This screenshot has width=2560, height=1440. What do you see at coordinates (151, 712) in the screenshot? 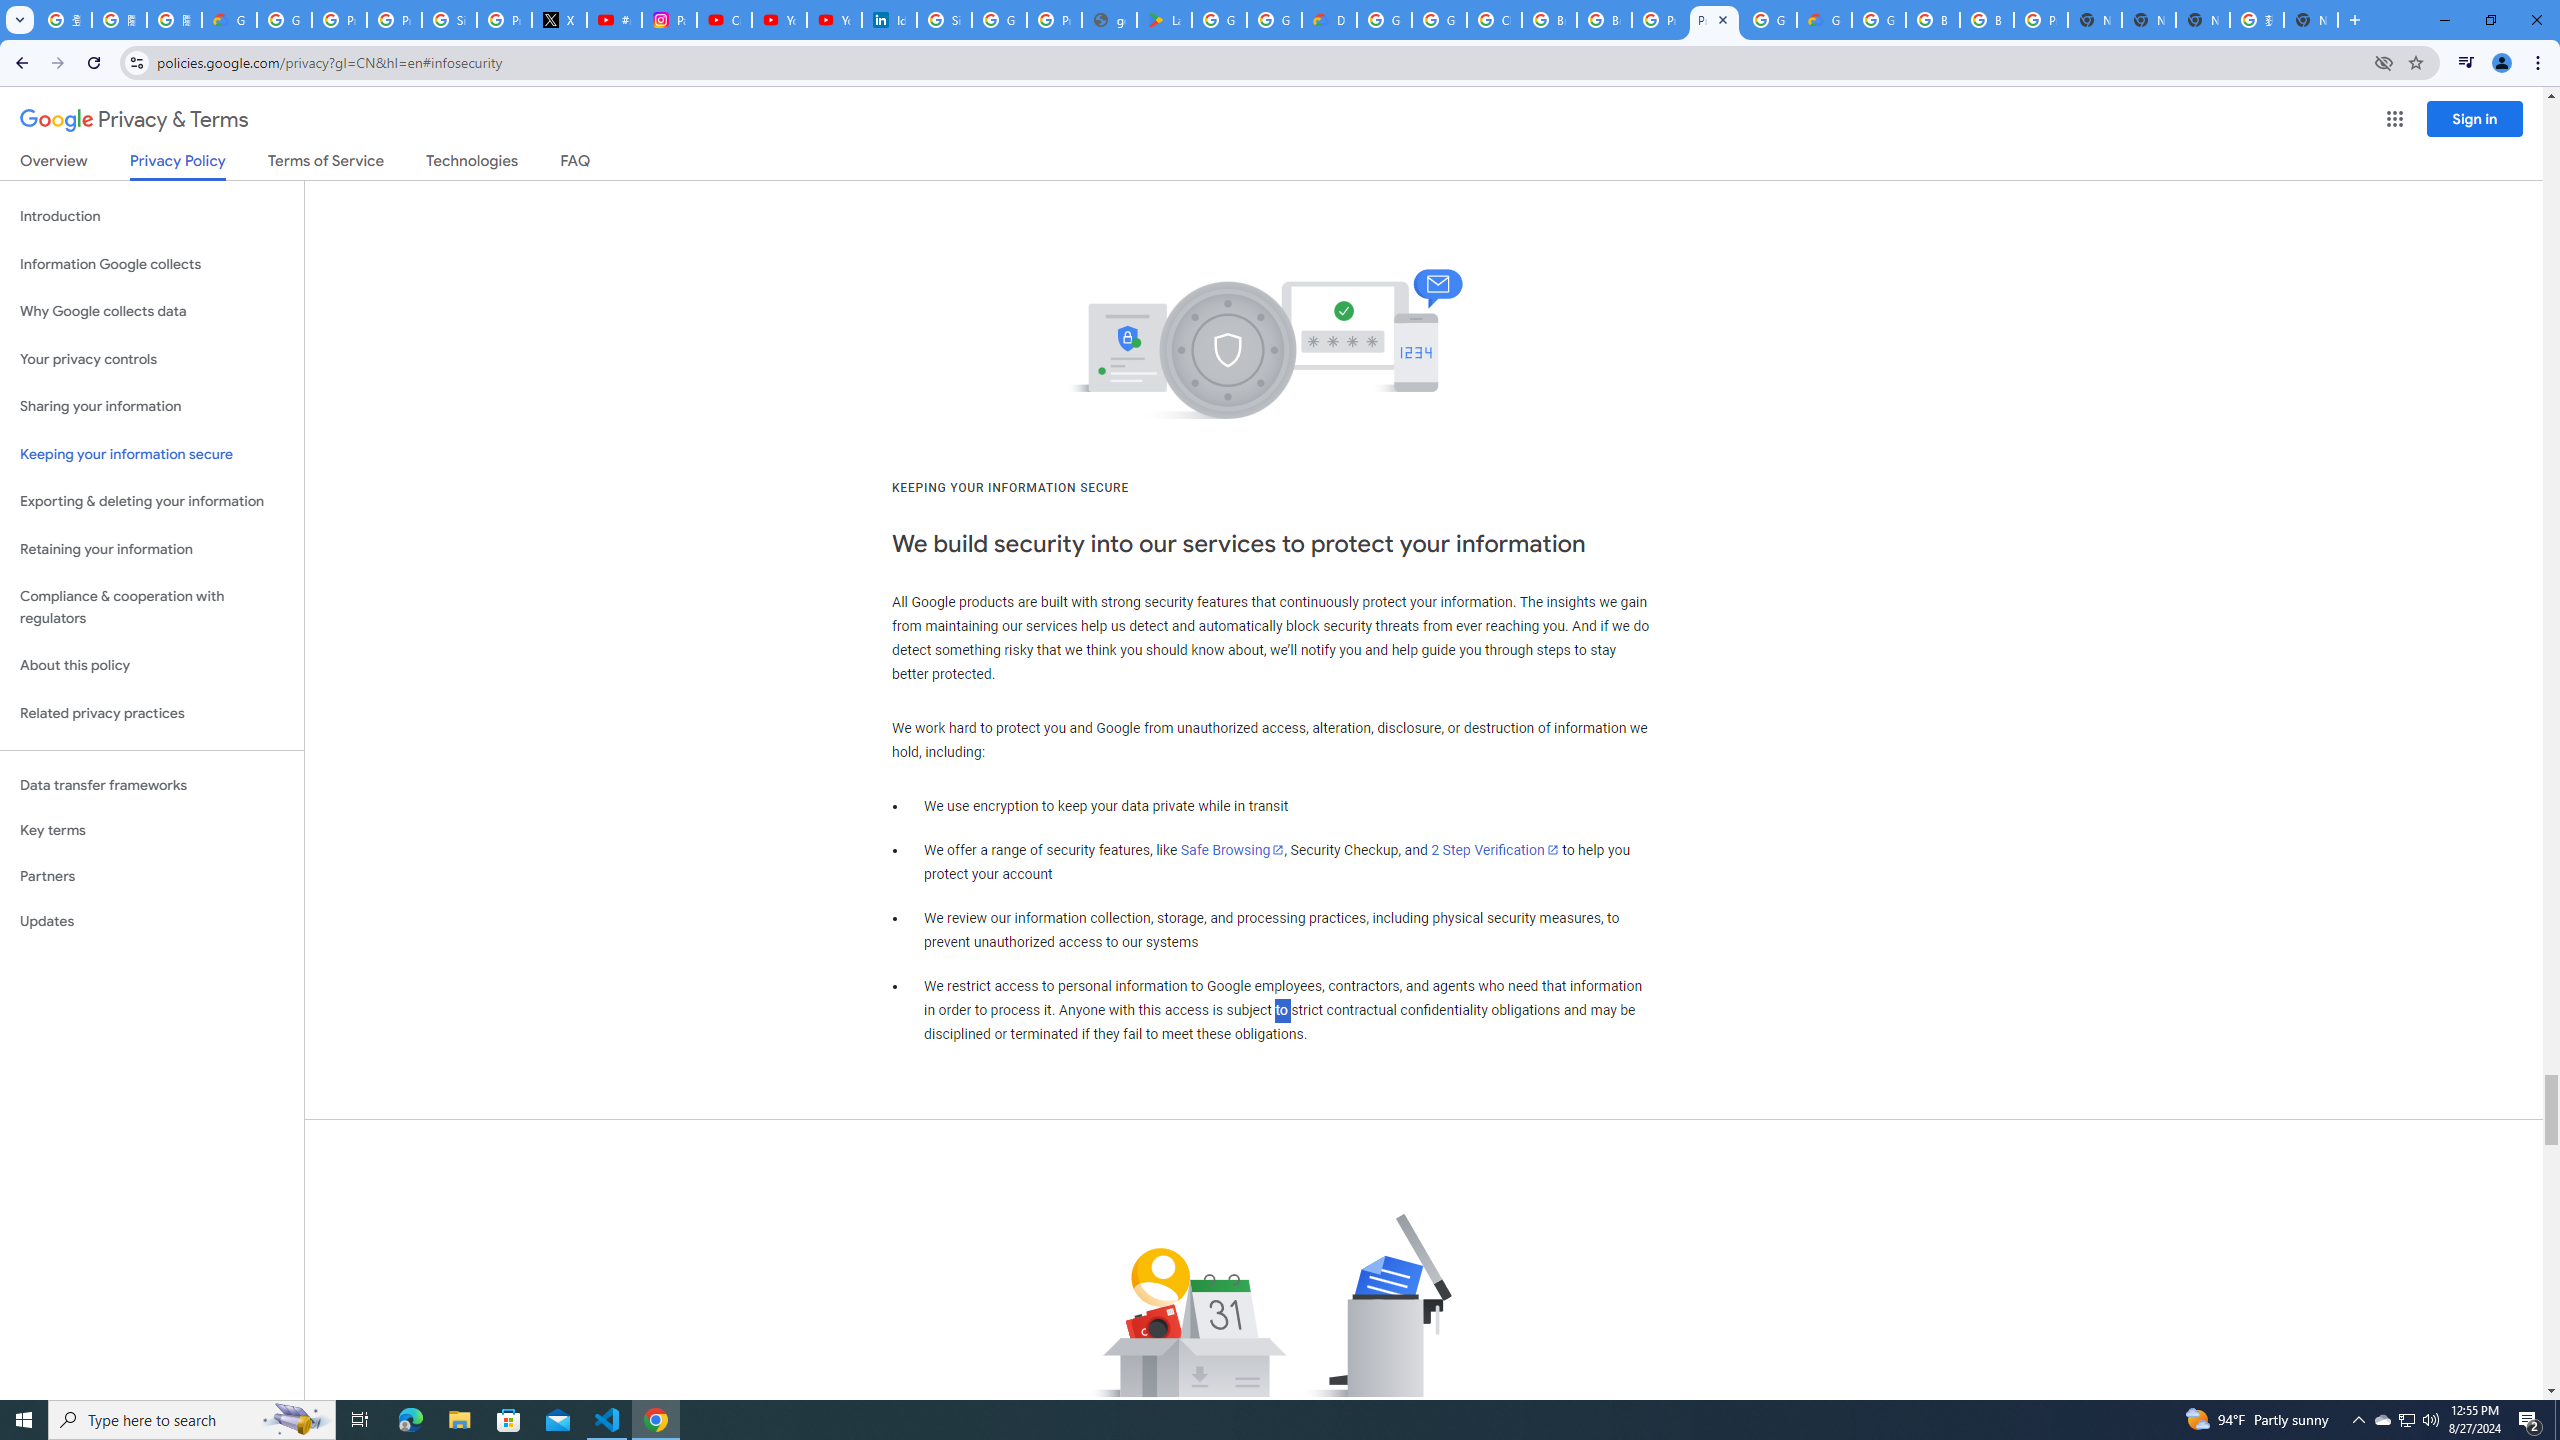
I see `'Related privacy practices'` at bounding box center [151, 712].